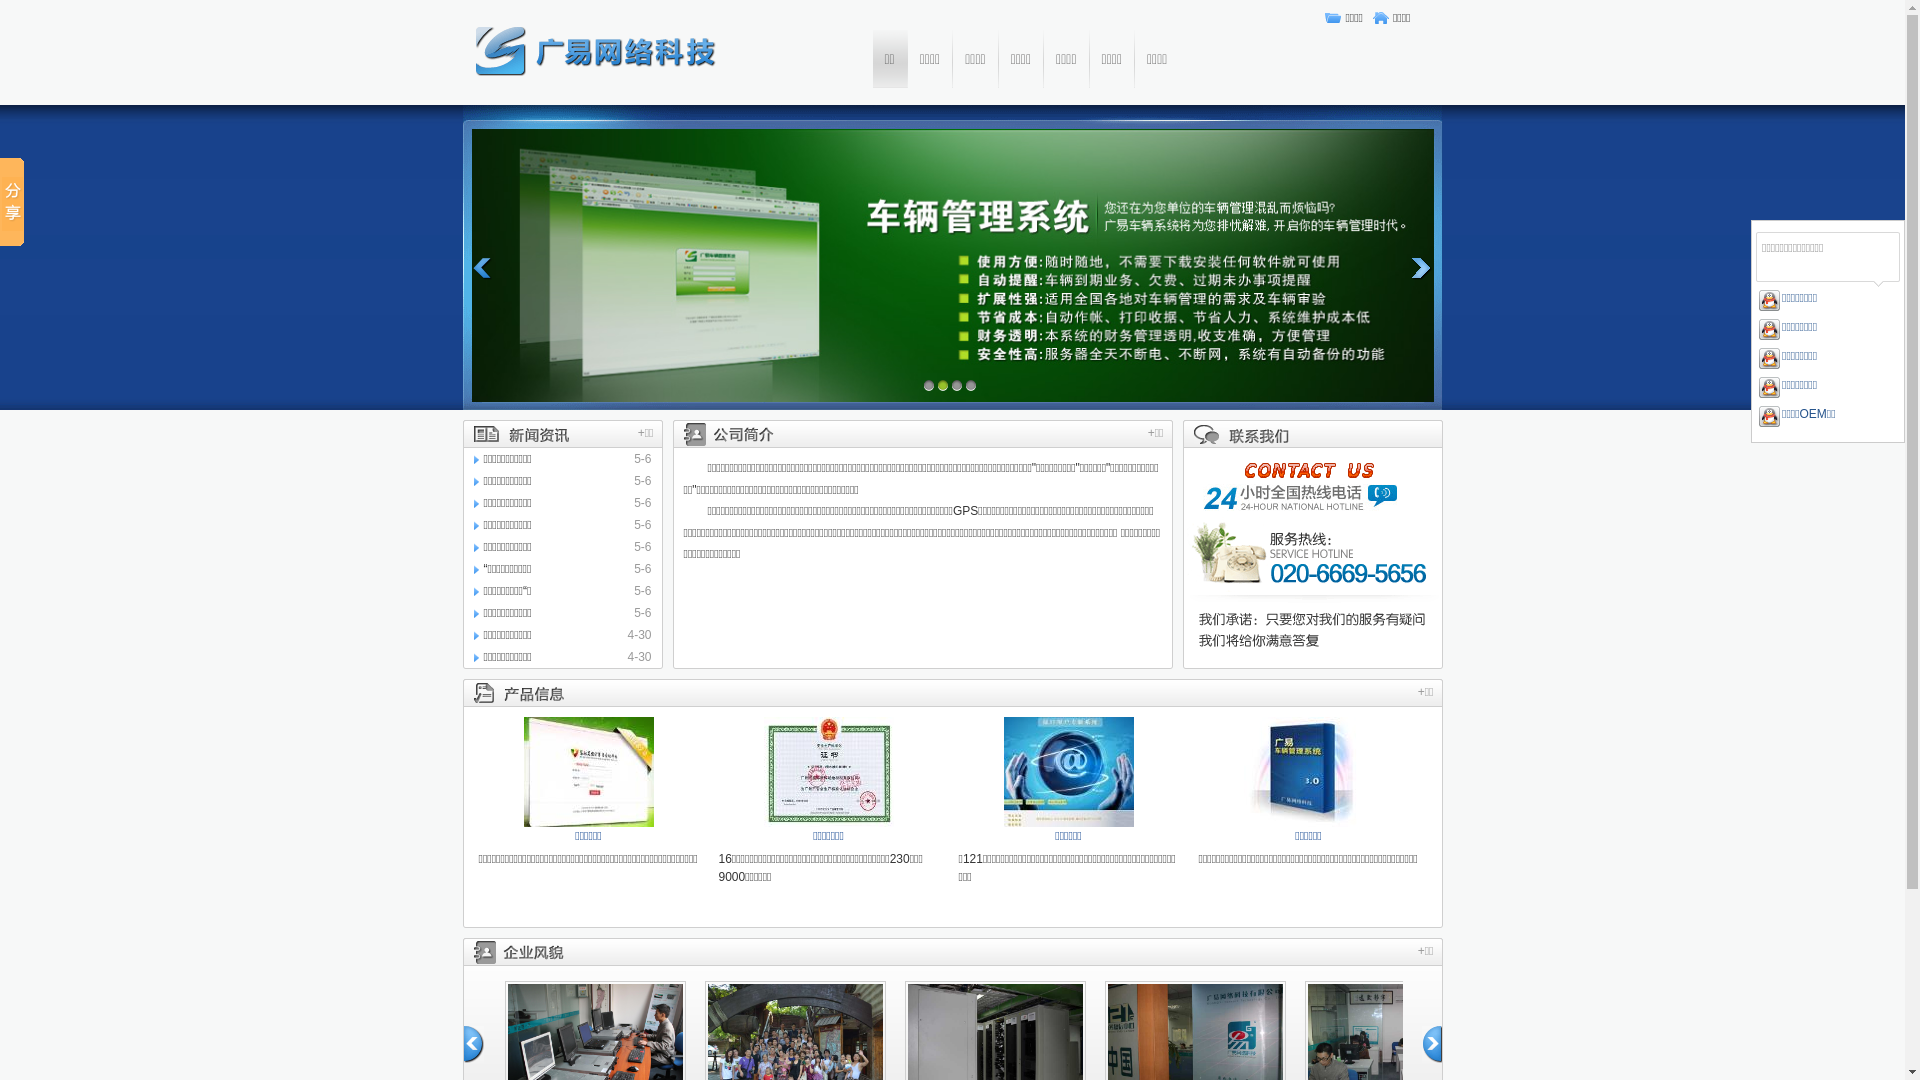 The image size is (1920, 1080). I want to click on '3', so click(954, 385).